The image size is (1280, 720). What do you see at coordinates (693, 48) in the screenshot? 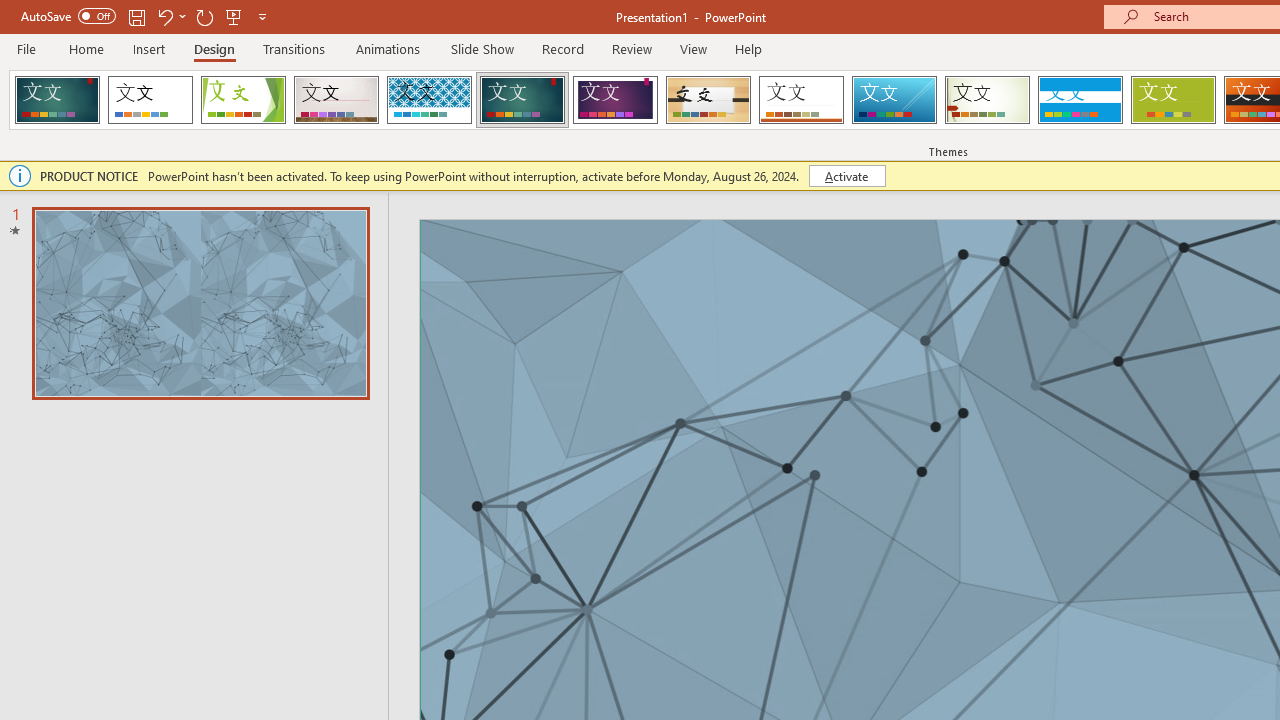
I see `'View'` at bounding box center [693, 48].